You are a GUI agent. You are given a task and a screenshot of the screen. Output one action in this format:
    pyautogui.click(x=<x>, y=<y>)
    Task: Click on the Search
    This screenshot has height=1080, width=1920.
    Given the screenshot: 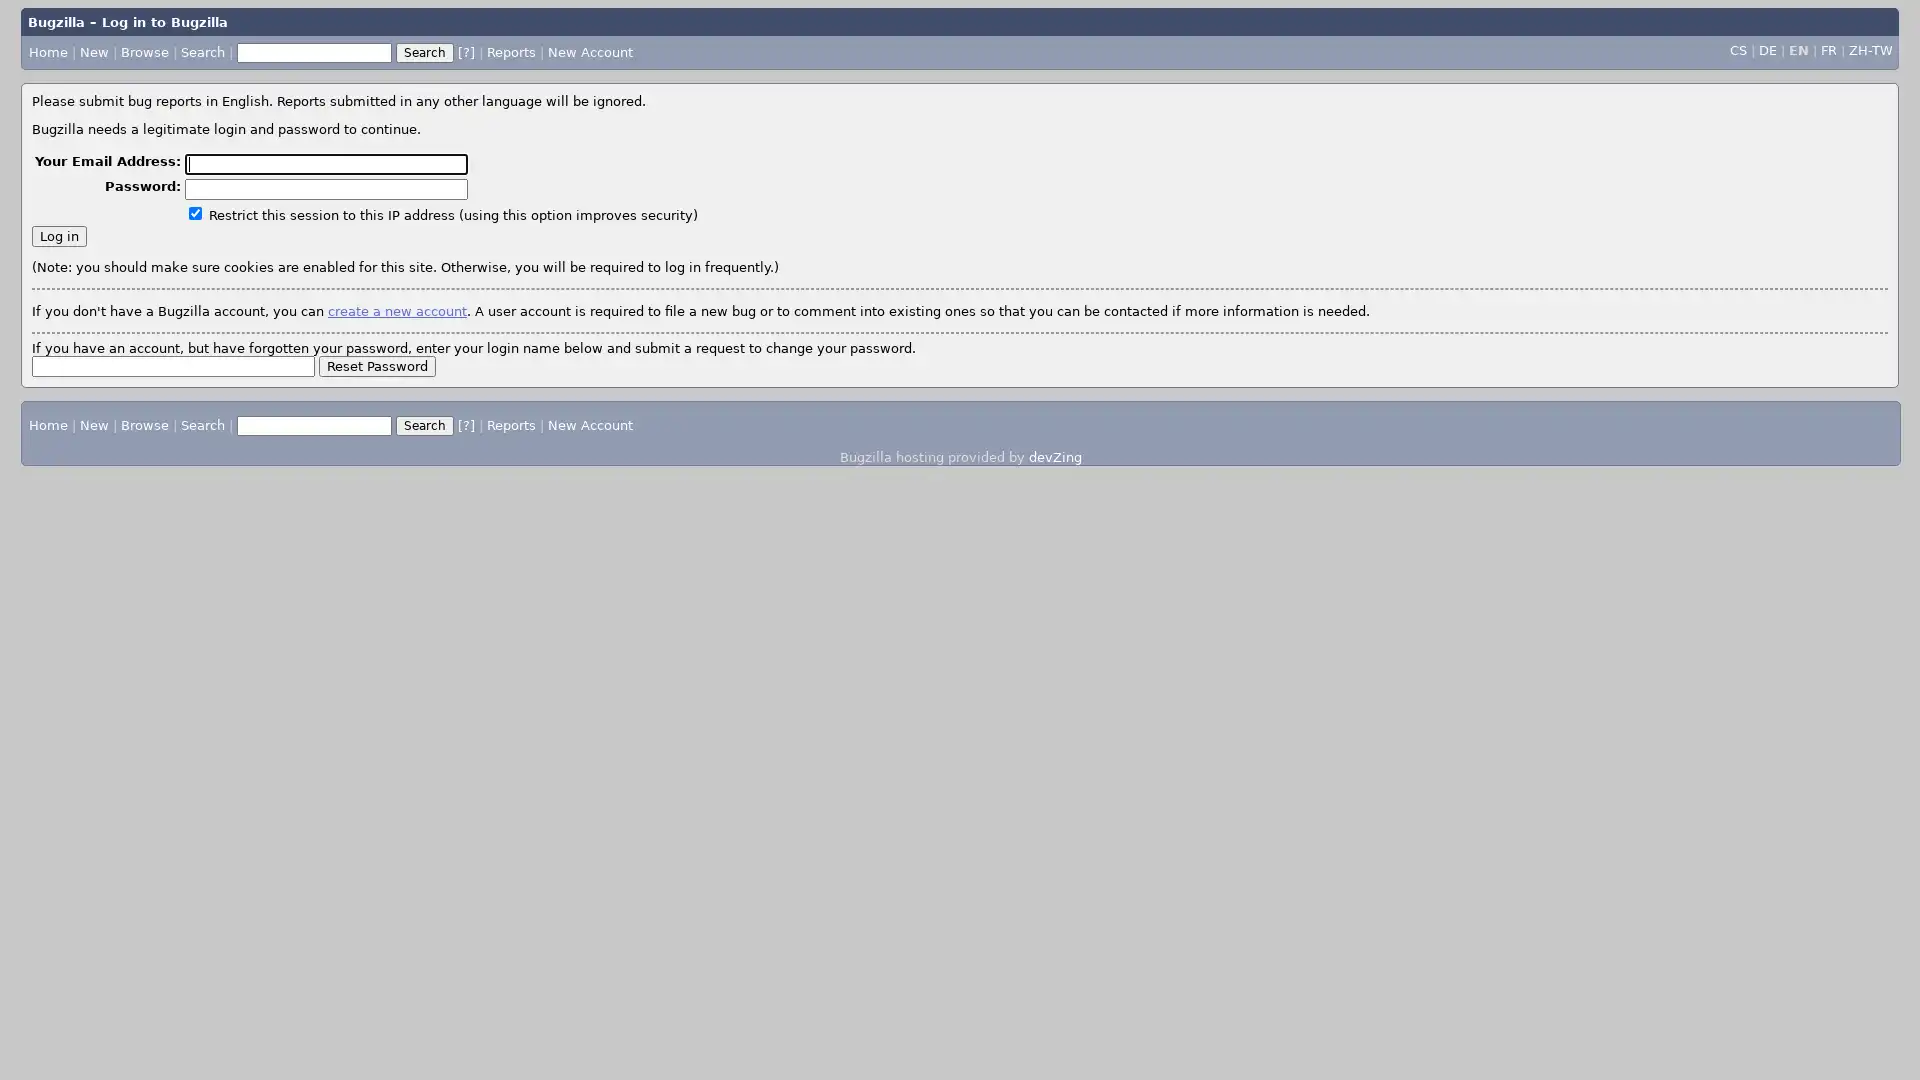 What is the action you would take?
    pyautogui.click(x=424, y=423)
    